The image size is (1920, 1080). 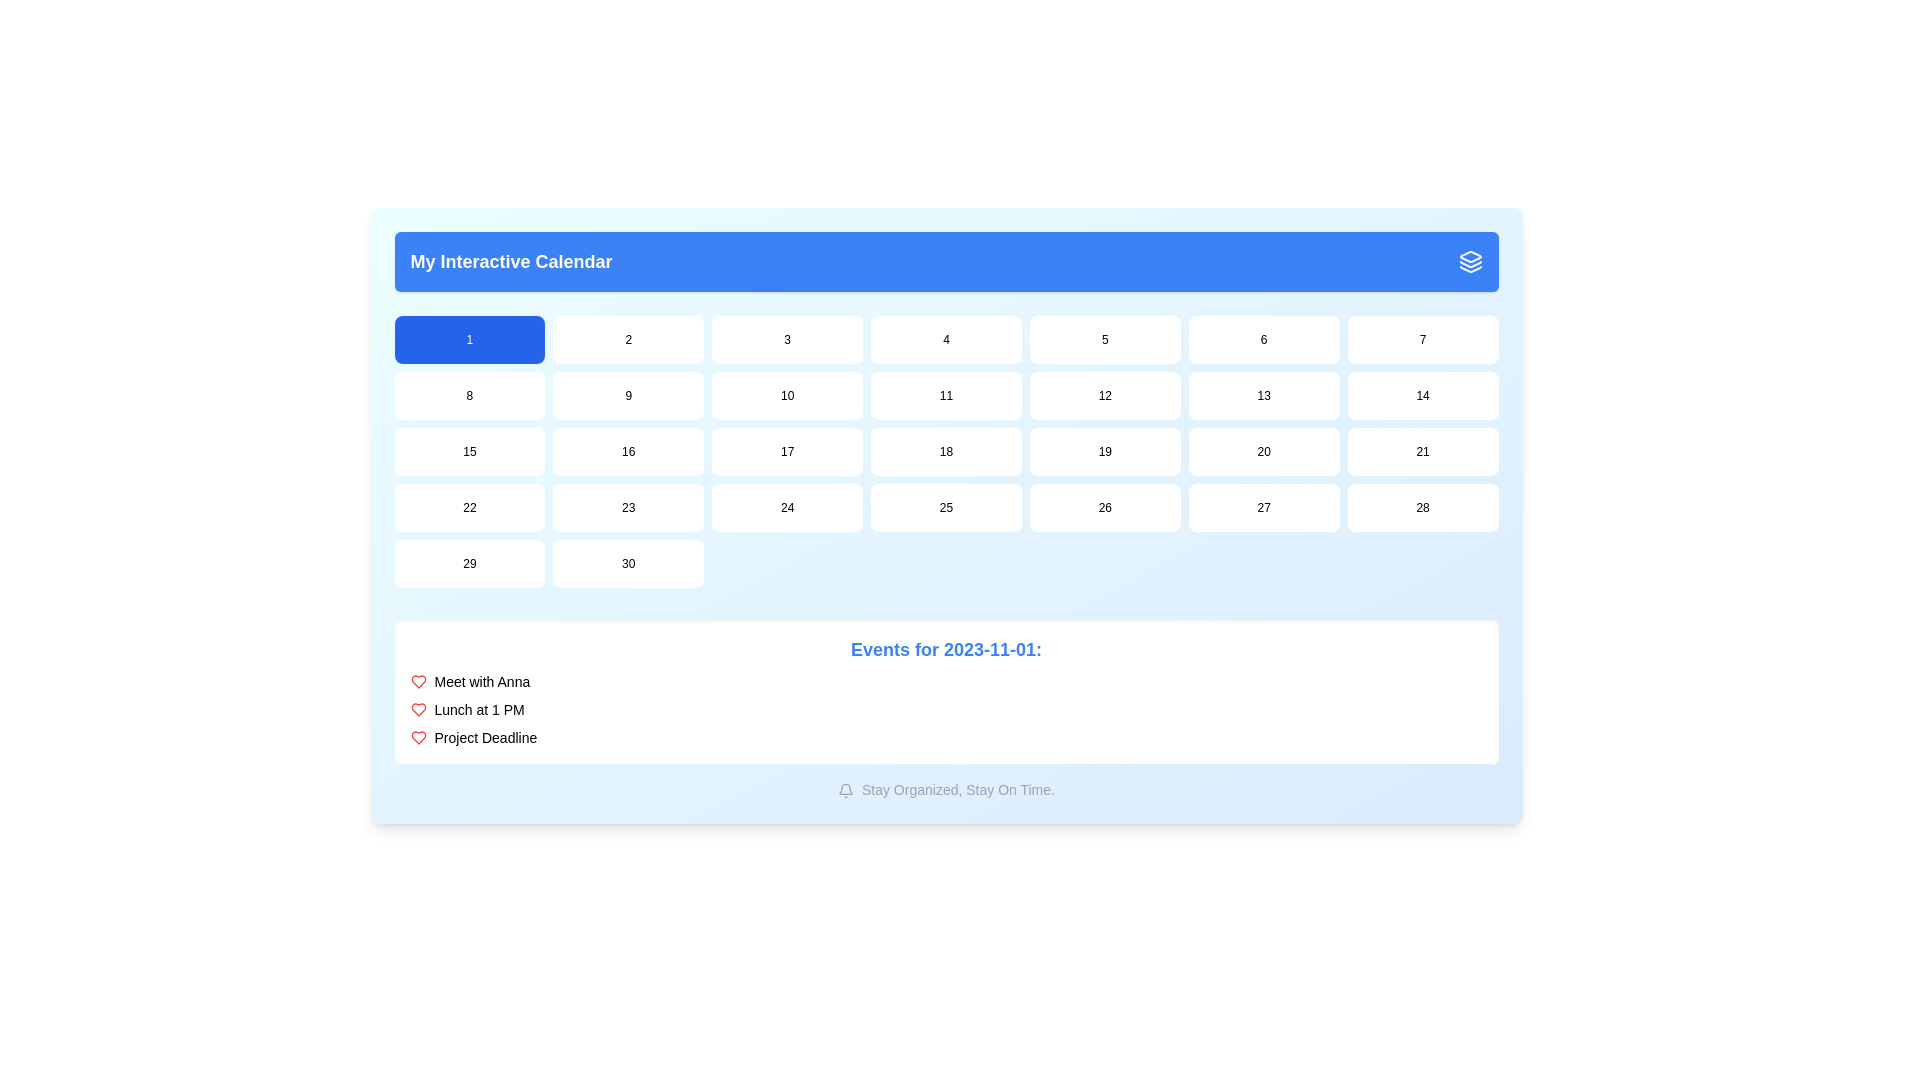 I want to click on the blue button labeled '1' located in the upper left corner of the grid just below the header 'My Interactive Calendar', so click(x=468, y=338).